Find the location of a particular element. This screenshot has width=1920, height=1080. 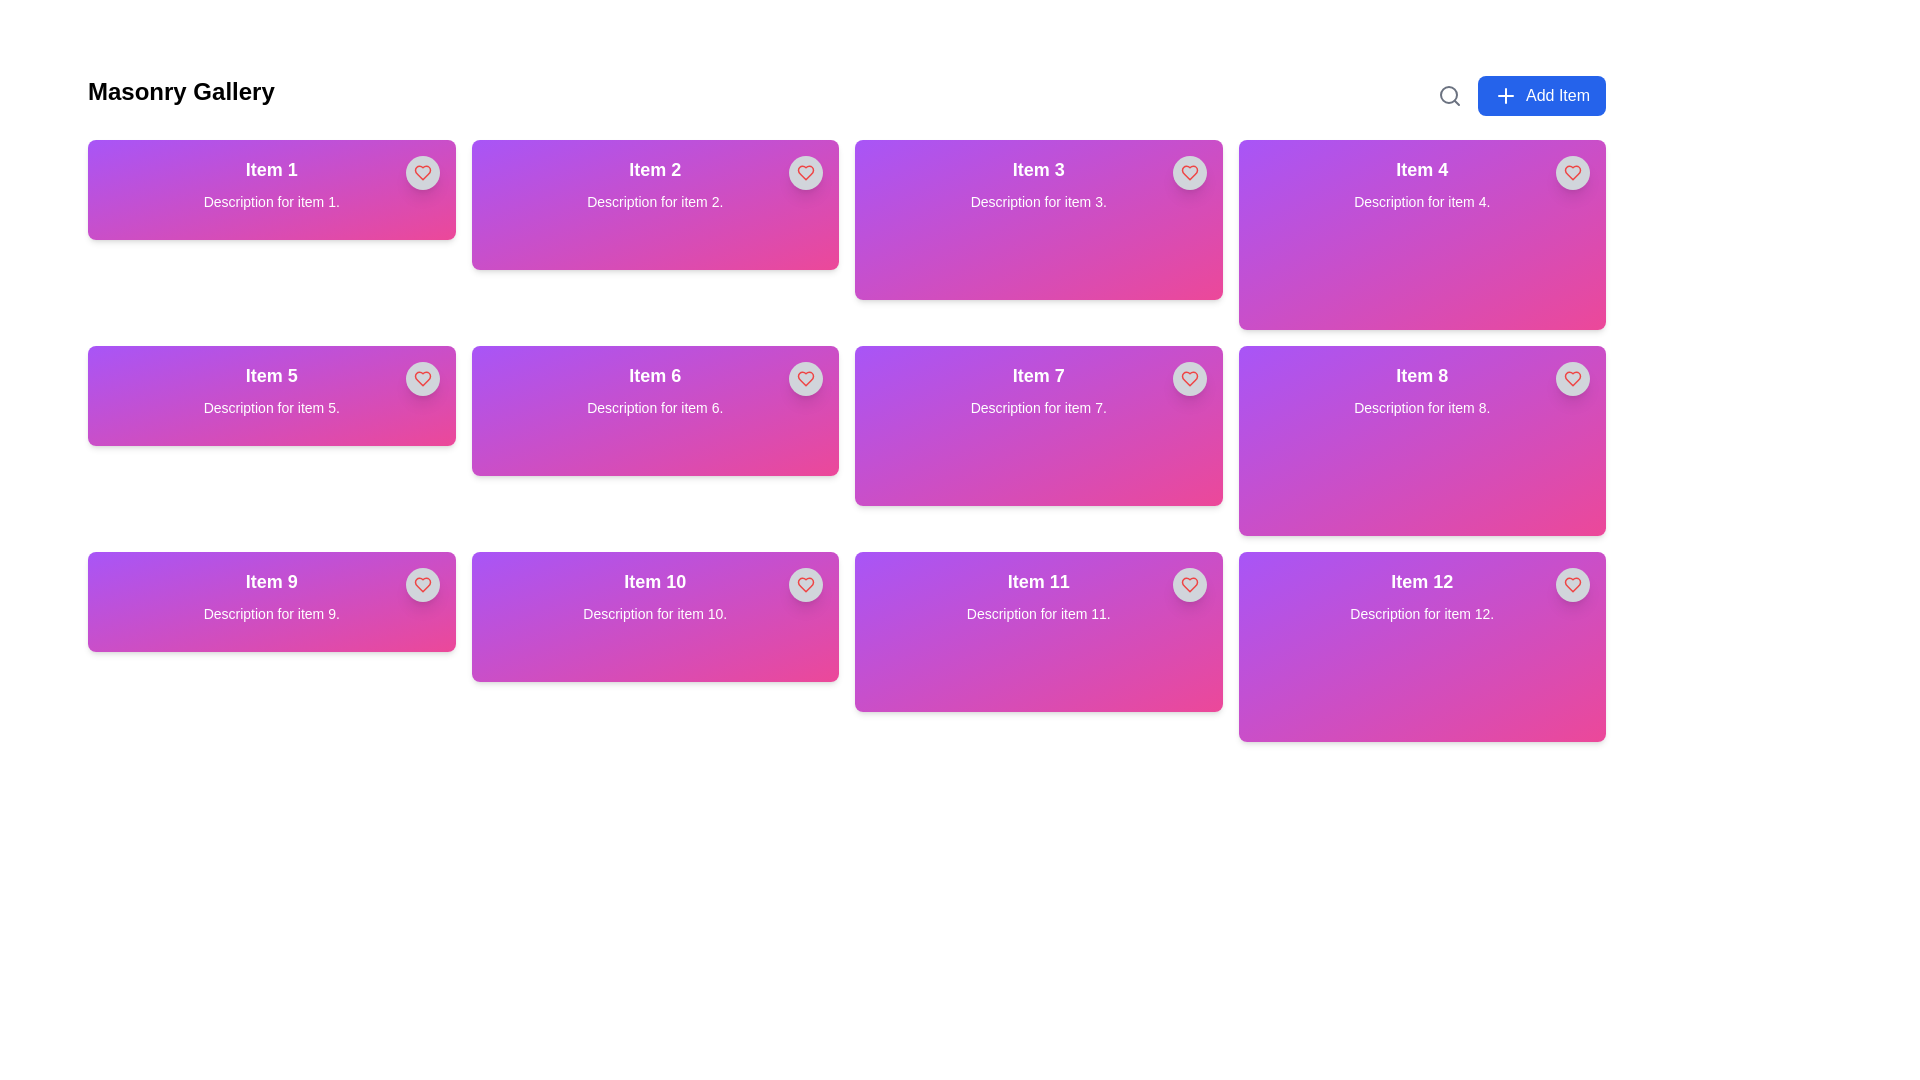

the 'favorite' or 'like' button in the top-right corner of the 'Item 10' box to mark it as liked or added to favorites is located at coordinates (806, 585).